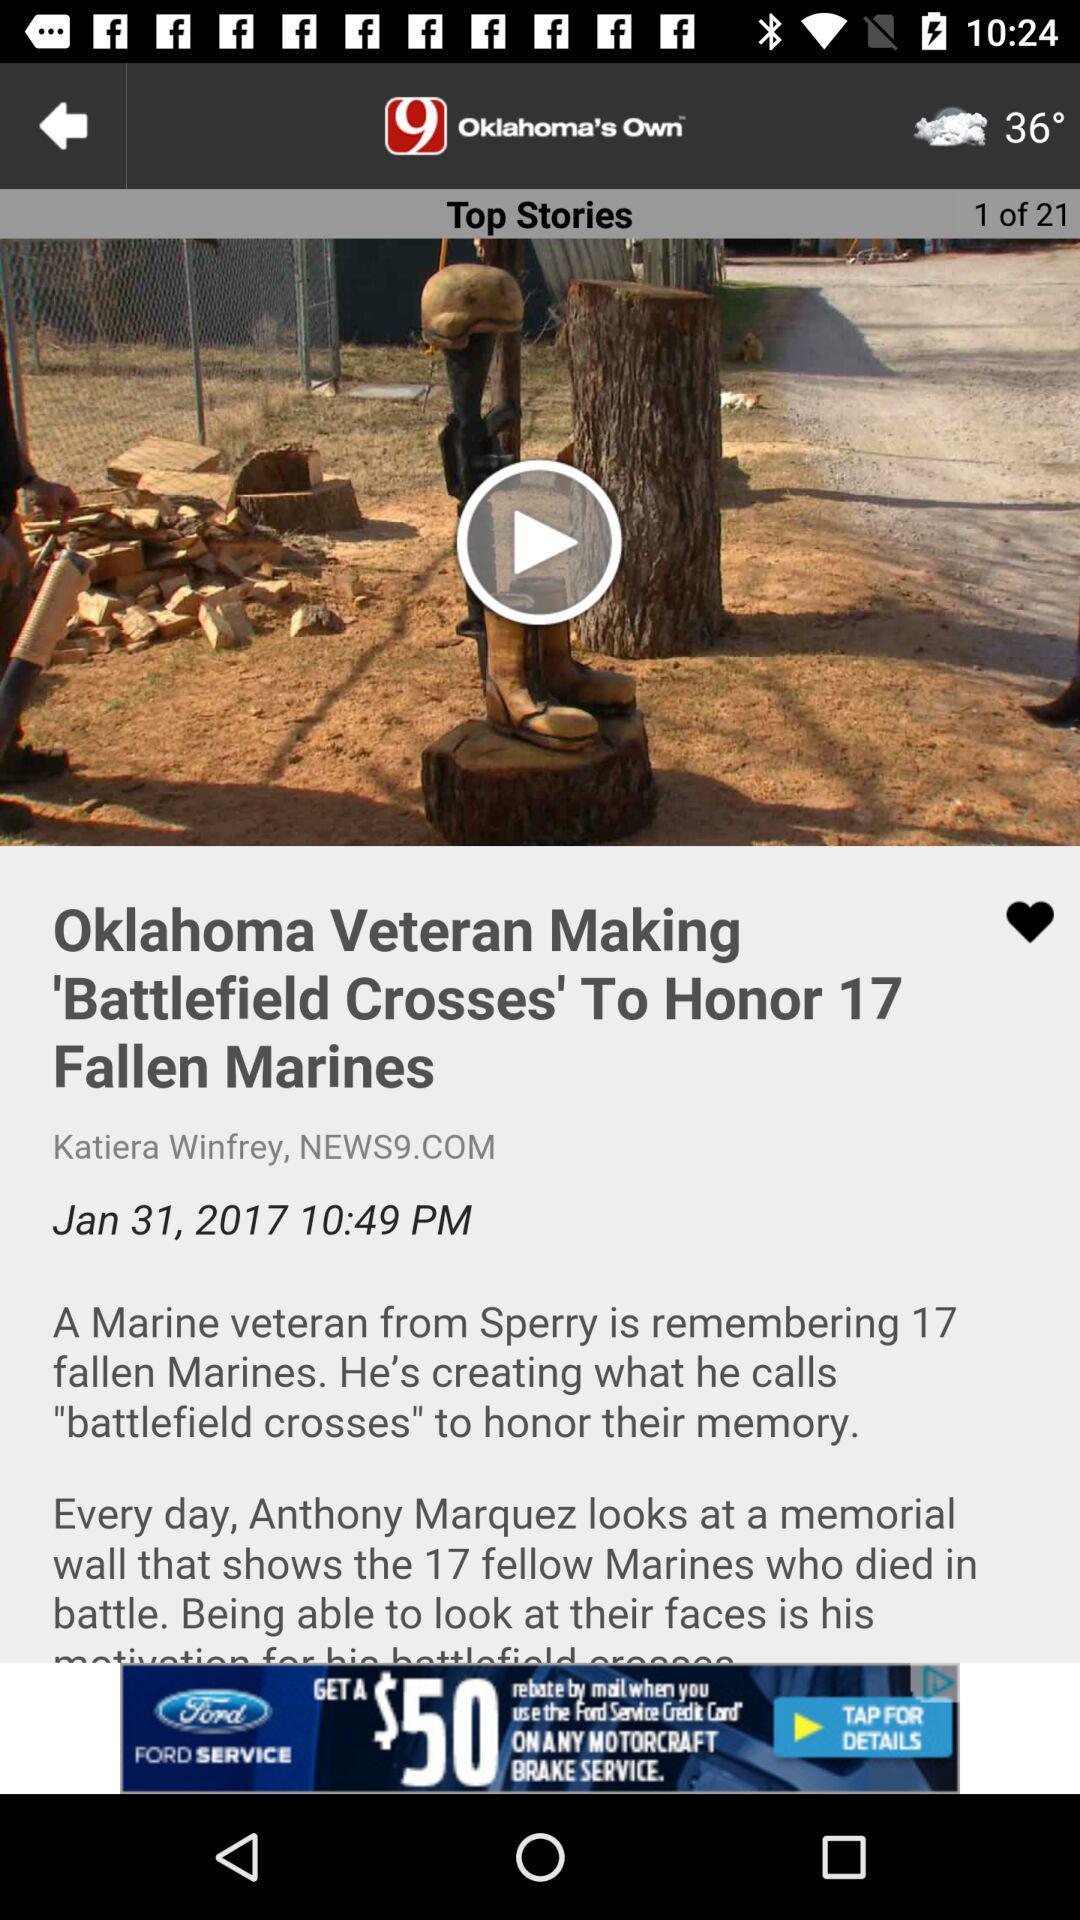 The image size is (1080, 1920). Describe the element at coordinates (1017, 921) in the screenshot. I see `like love` at that location.